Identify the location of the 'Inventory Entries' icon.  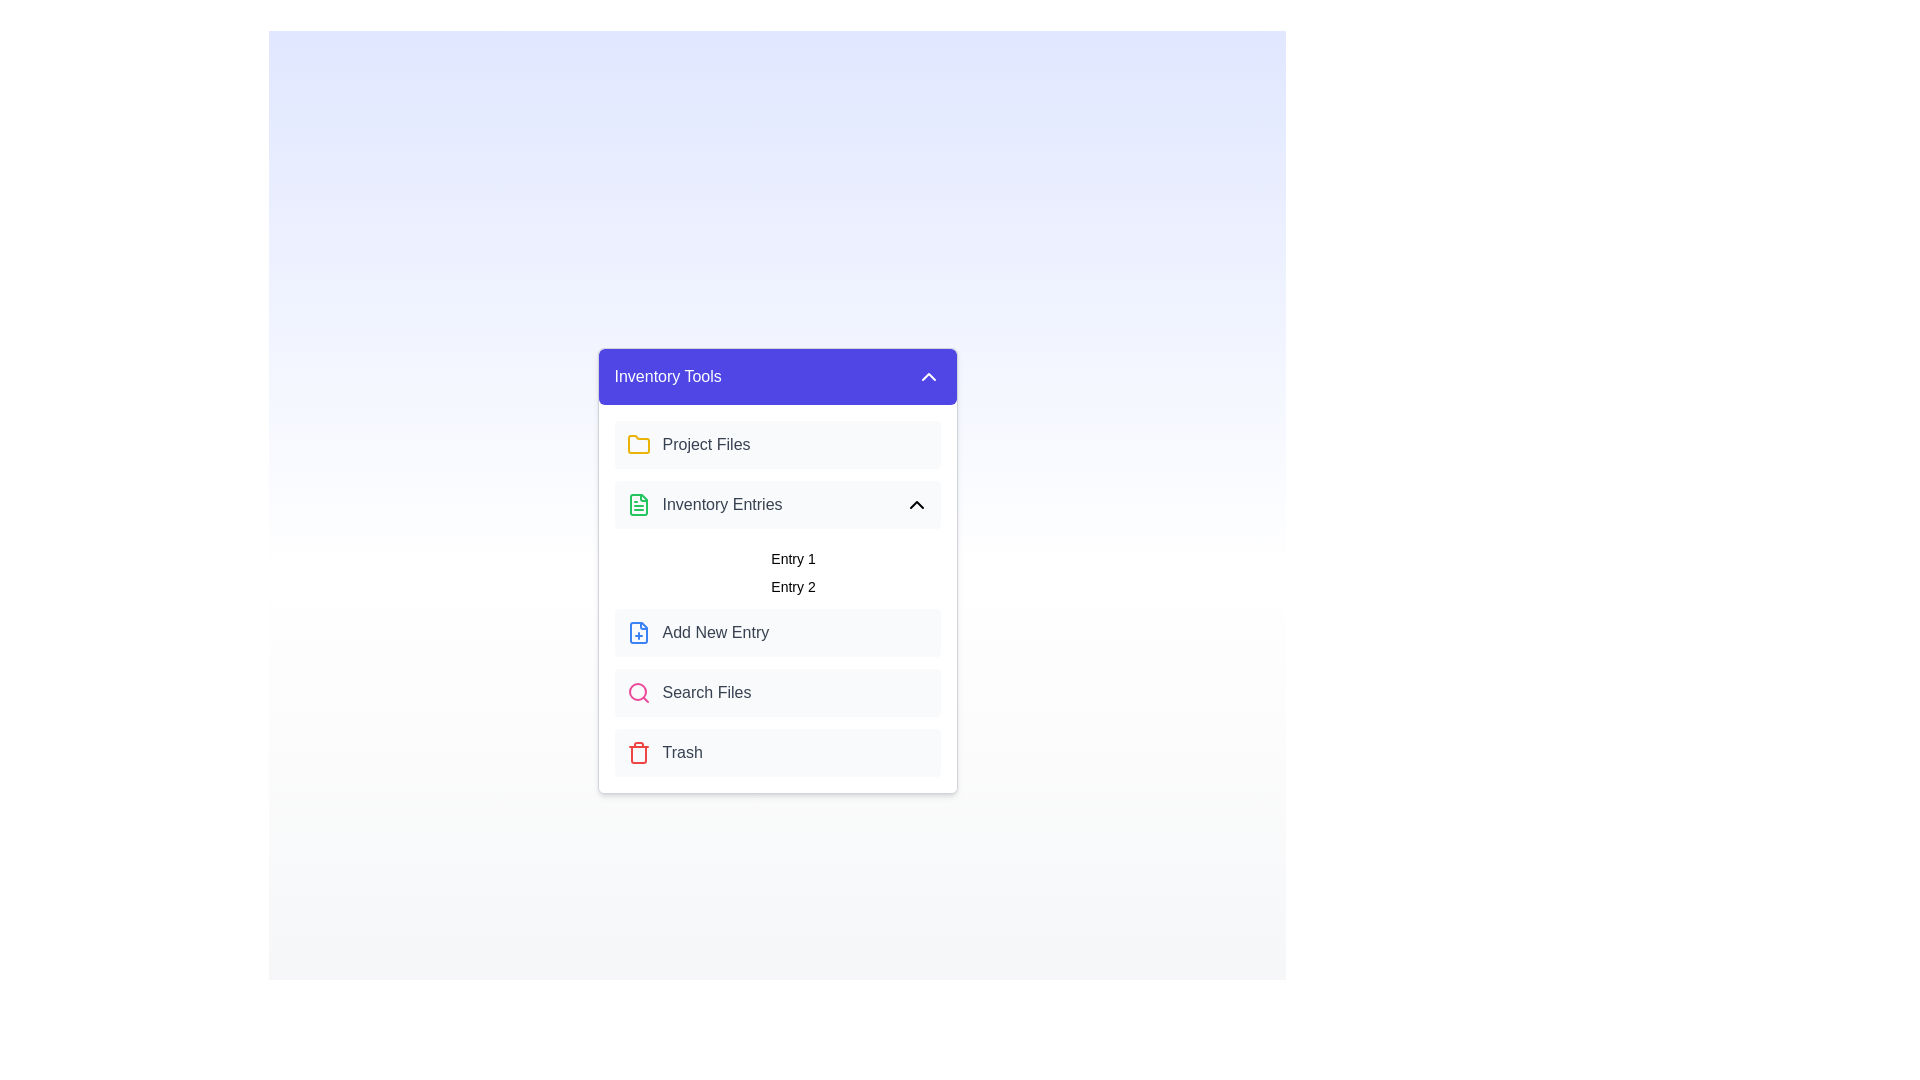
(637, 504).